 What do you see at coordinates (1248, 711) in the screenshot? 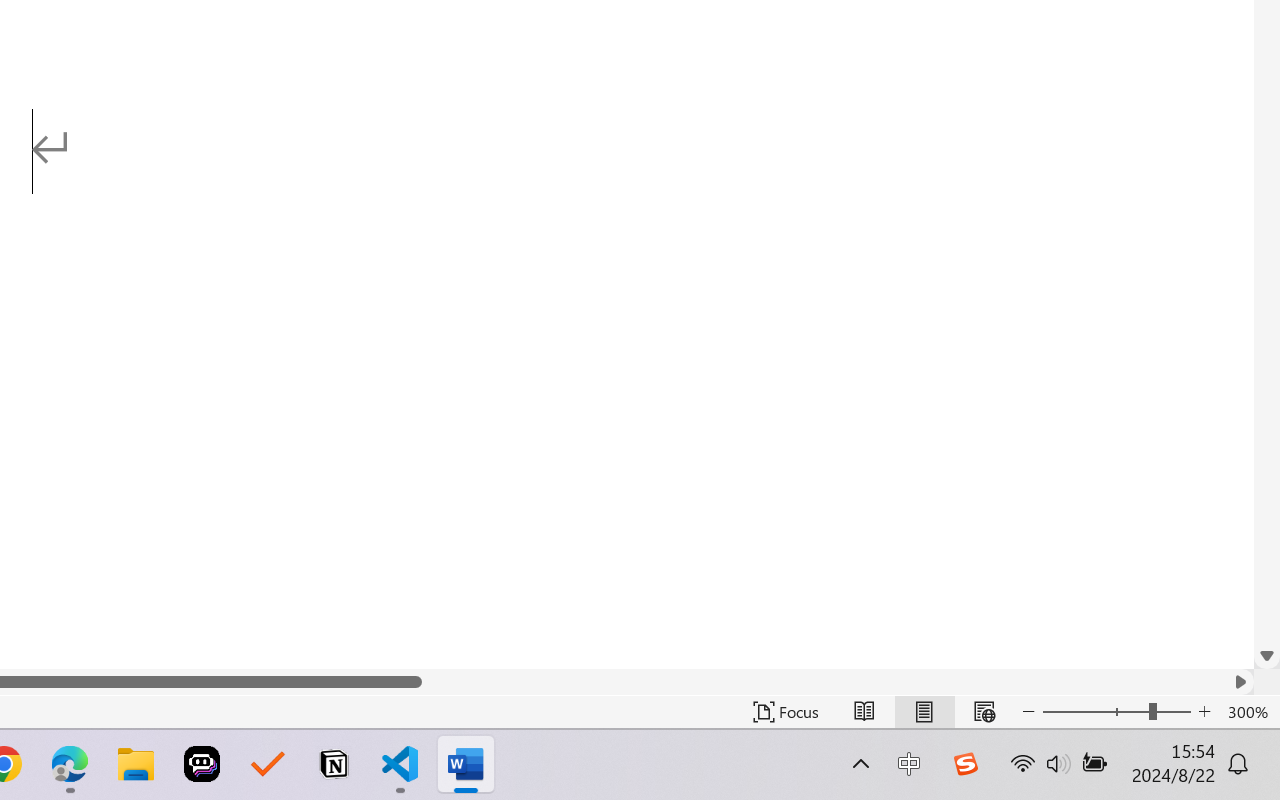
I see `'Zoom 300%'` at bounding box center [1248, 711].